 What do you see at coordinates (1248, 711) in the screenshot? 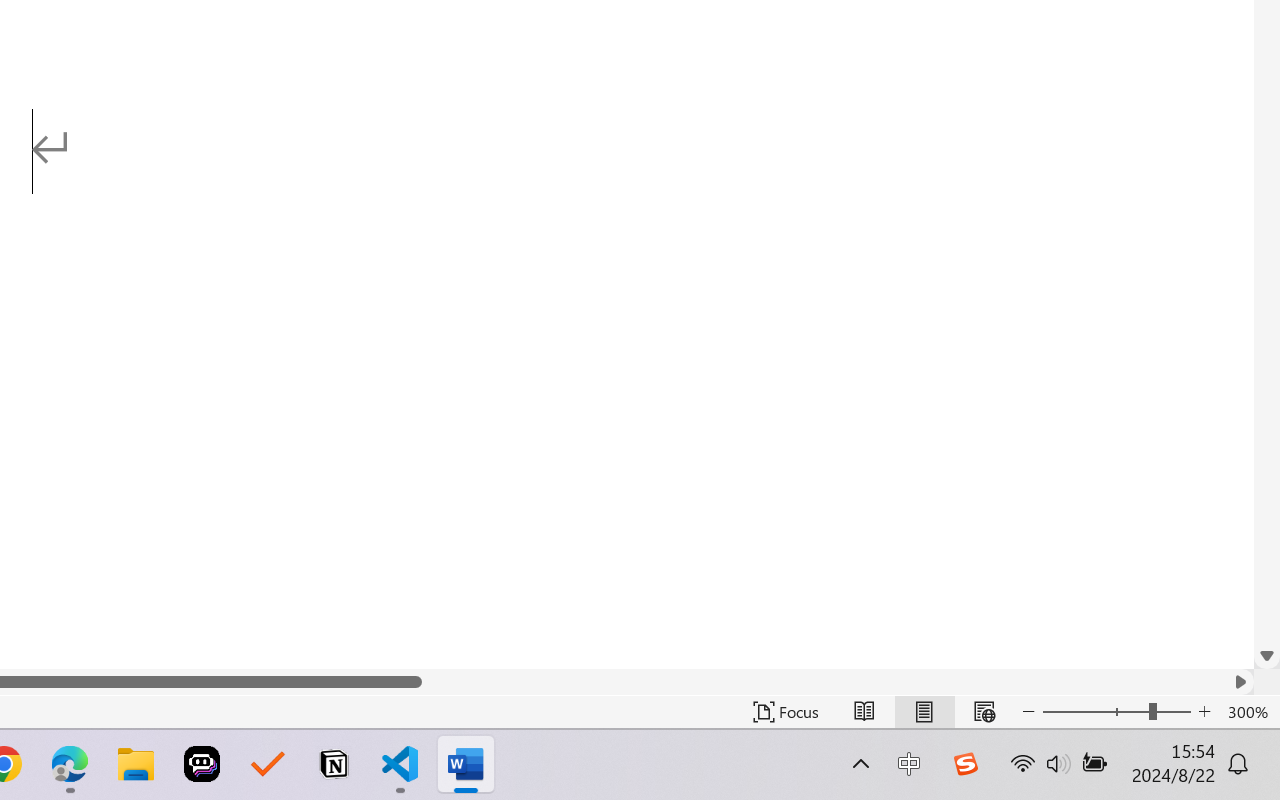
I see `'Zoom 300%'` at bounding box center [1248, 711].